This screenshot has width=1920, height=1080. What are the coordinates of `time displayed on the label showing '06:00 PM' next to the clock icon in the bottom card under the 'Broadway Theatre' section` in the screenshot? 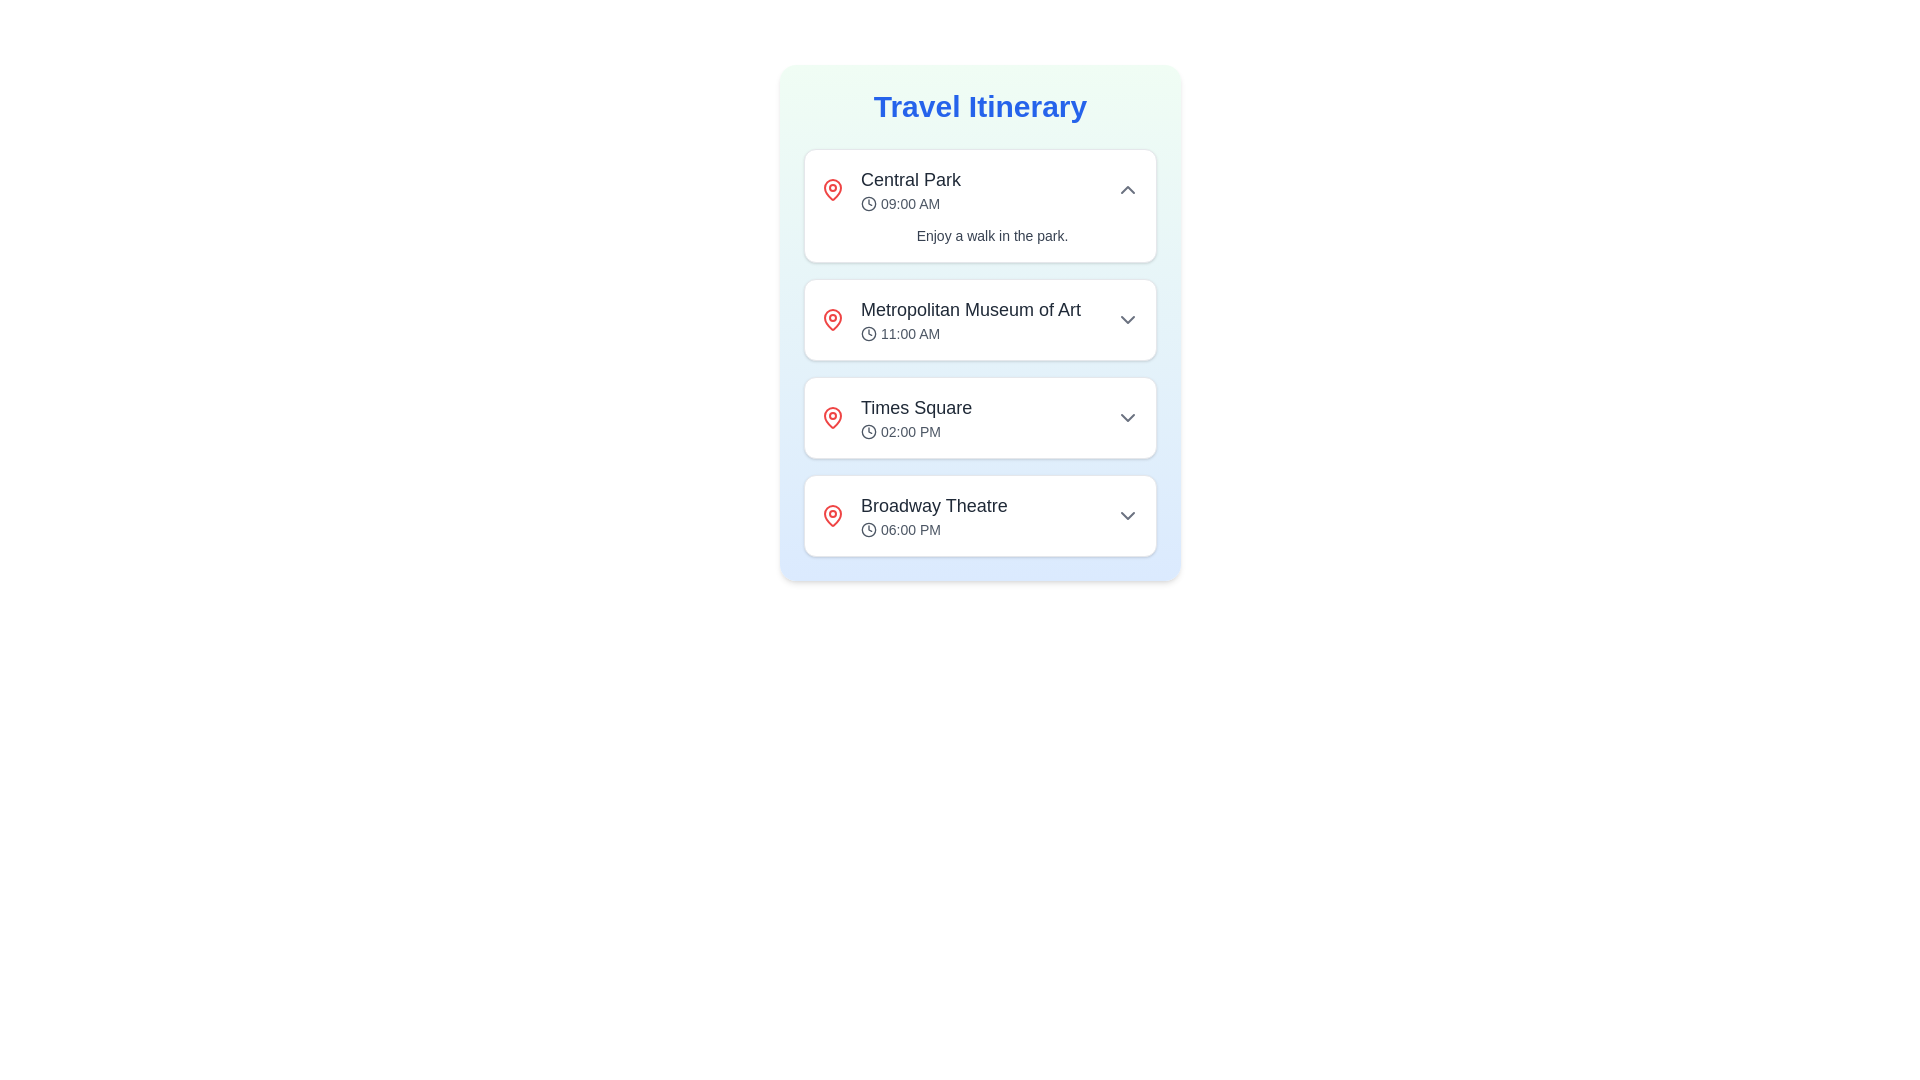 It's located at (933, 528).